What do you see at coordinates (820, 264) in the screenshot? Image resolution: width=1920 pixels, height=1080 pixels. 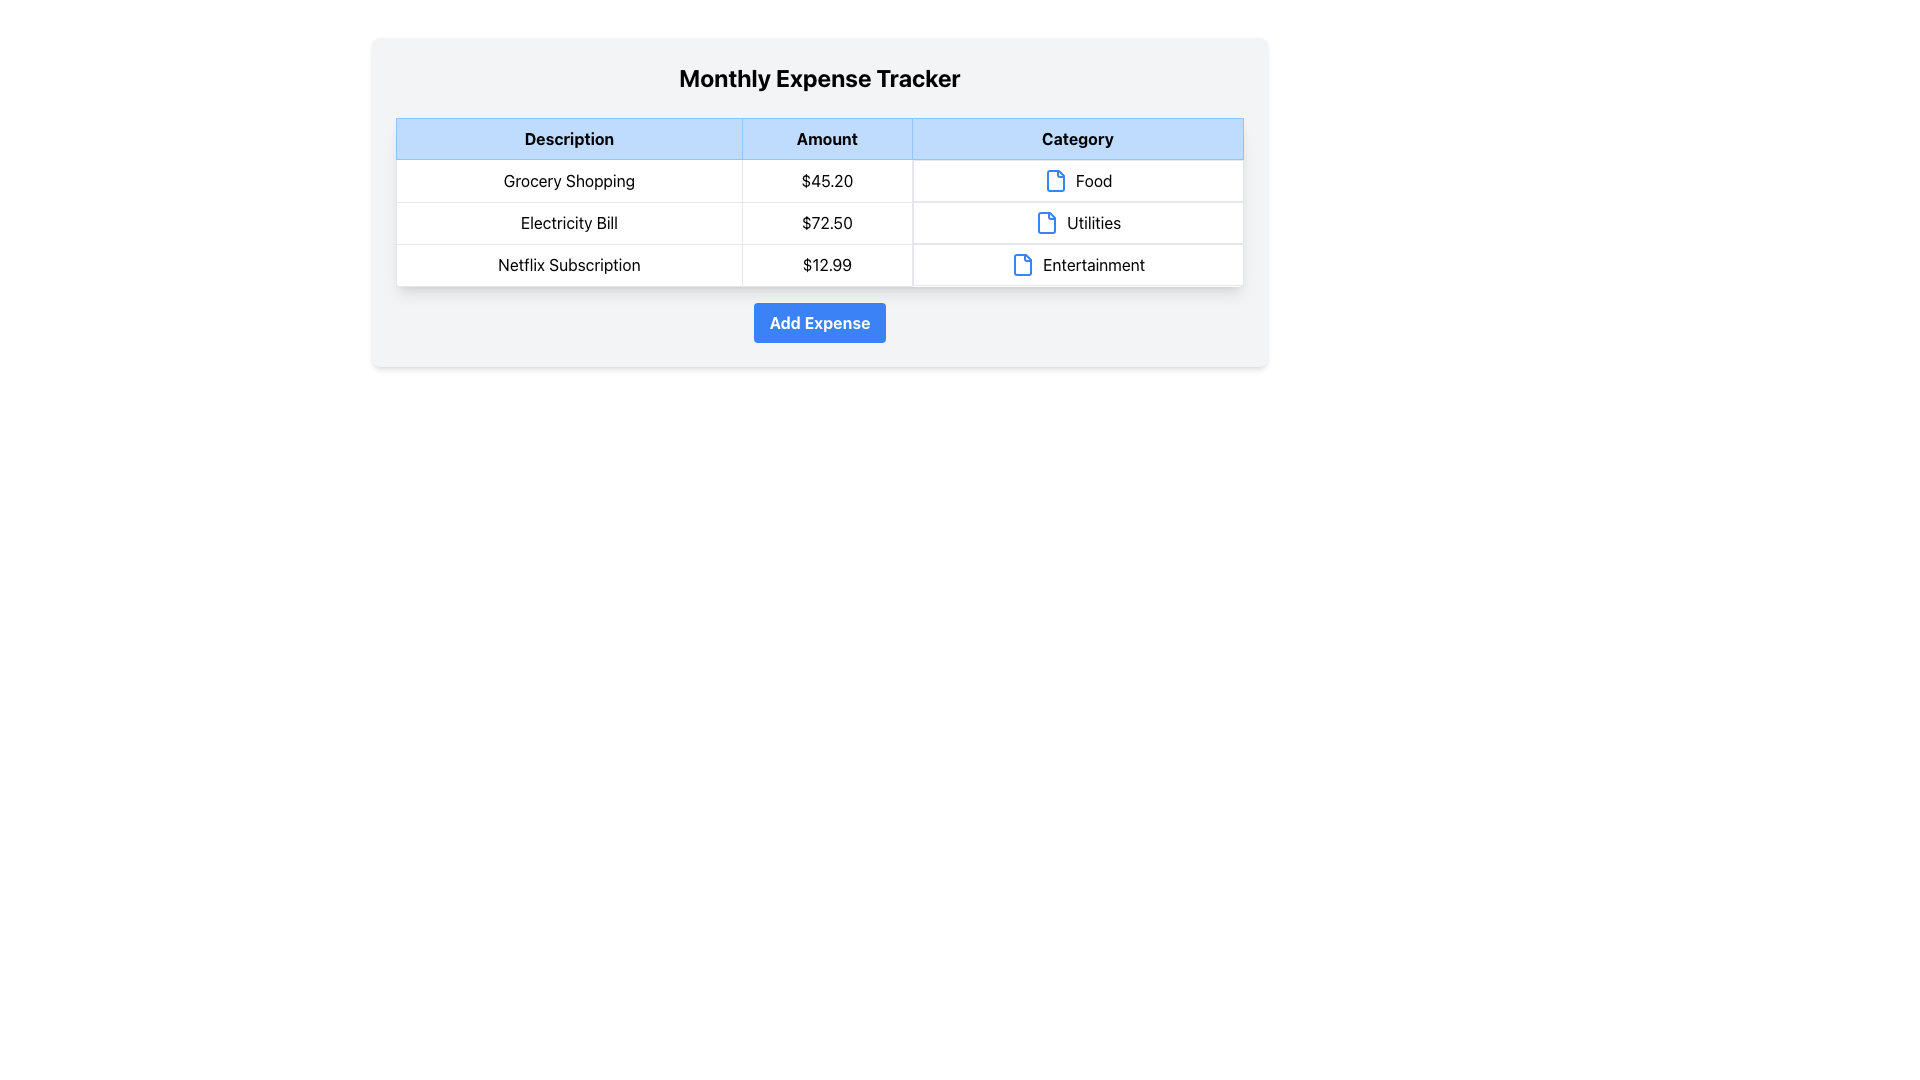 I see `the third row in the table of the 'Monthly Expense Tracker' application, which displays an expense entry including the name, cost, and category` at bounding box center [820, 264].